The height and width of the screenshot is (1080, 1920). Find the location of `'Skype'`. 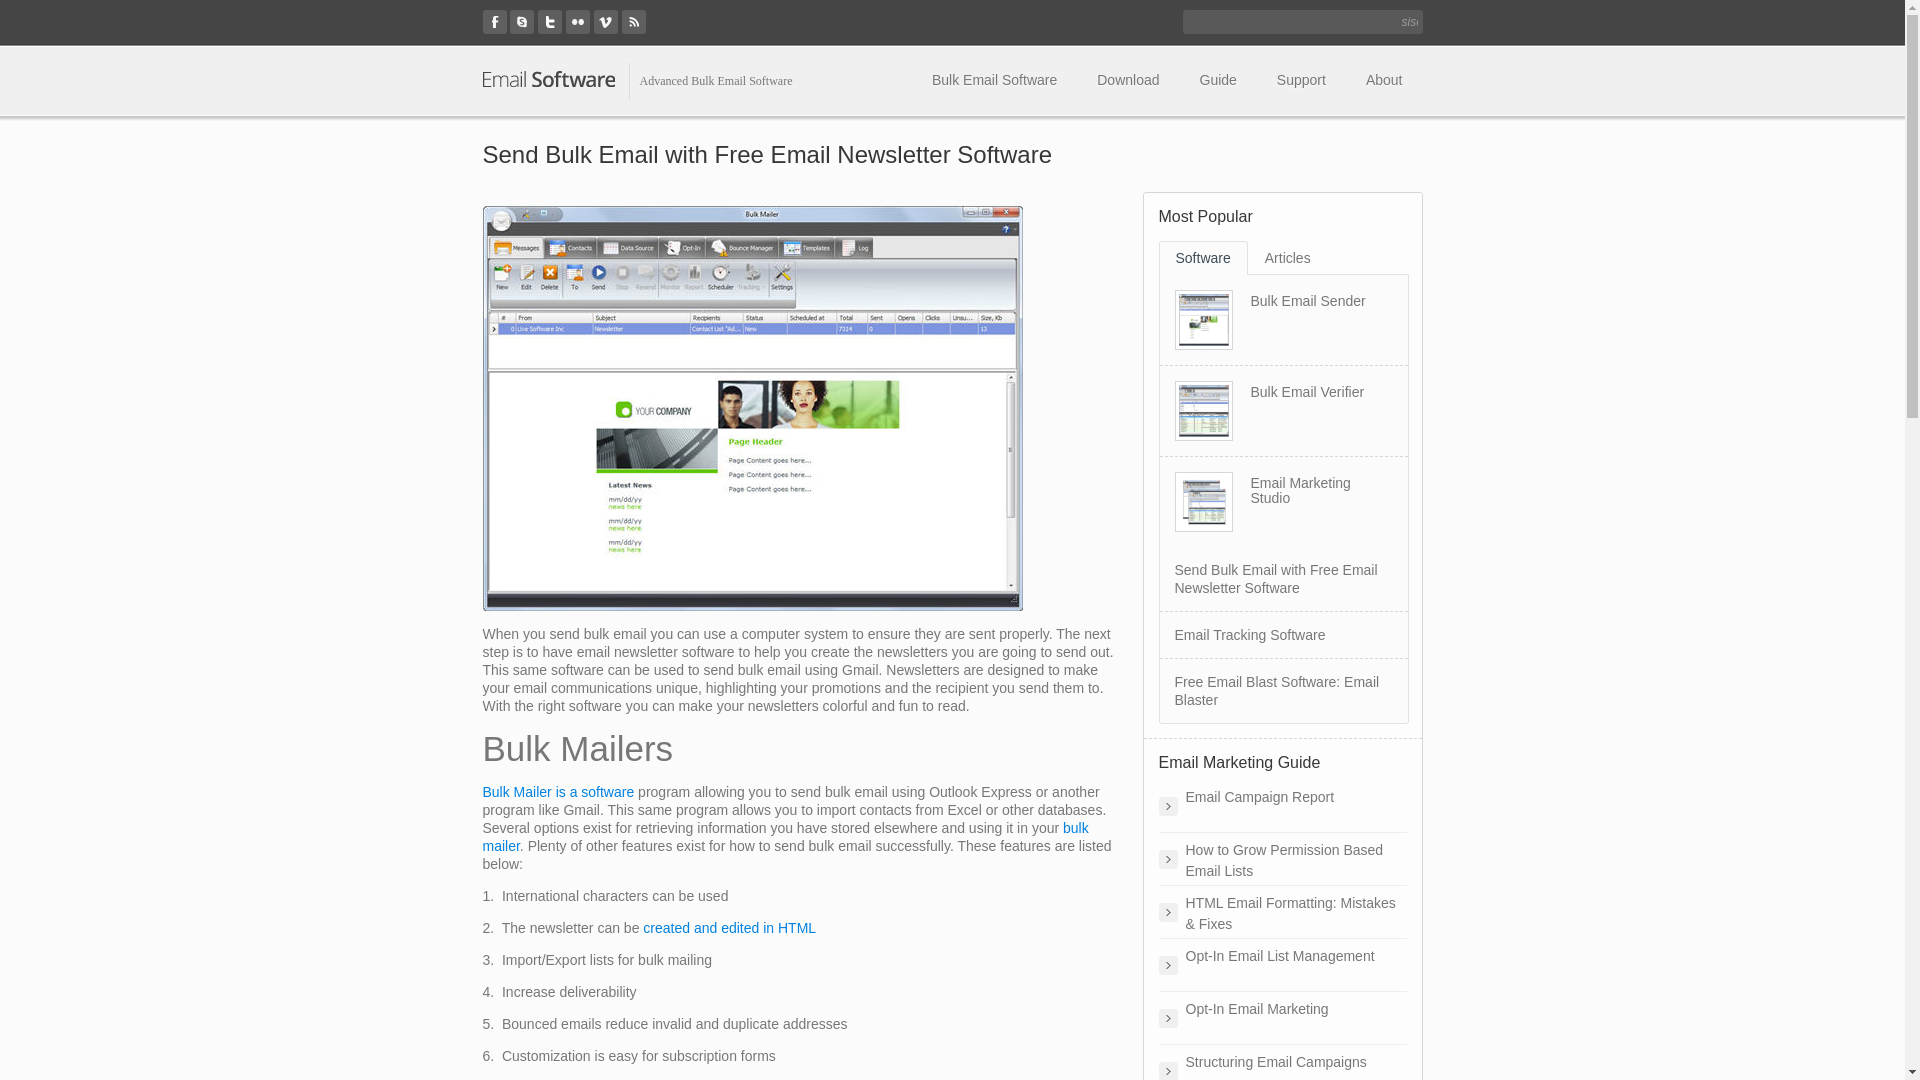

'Skype' is located at coordinates (522, 22).